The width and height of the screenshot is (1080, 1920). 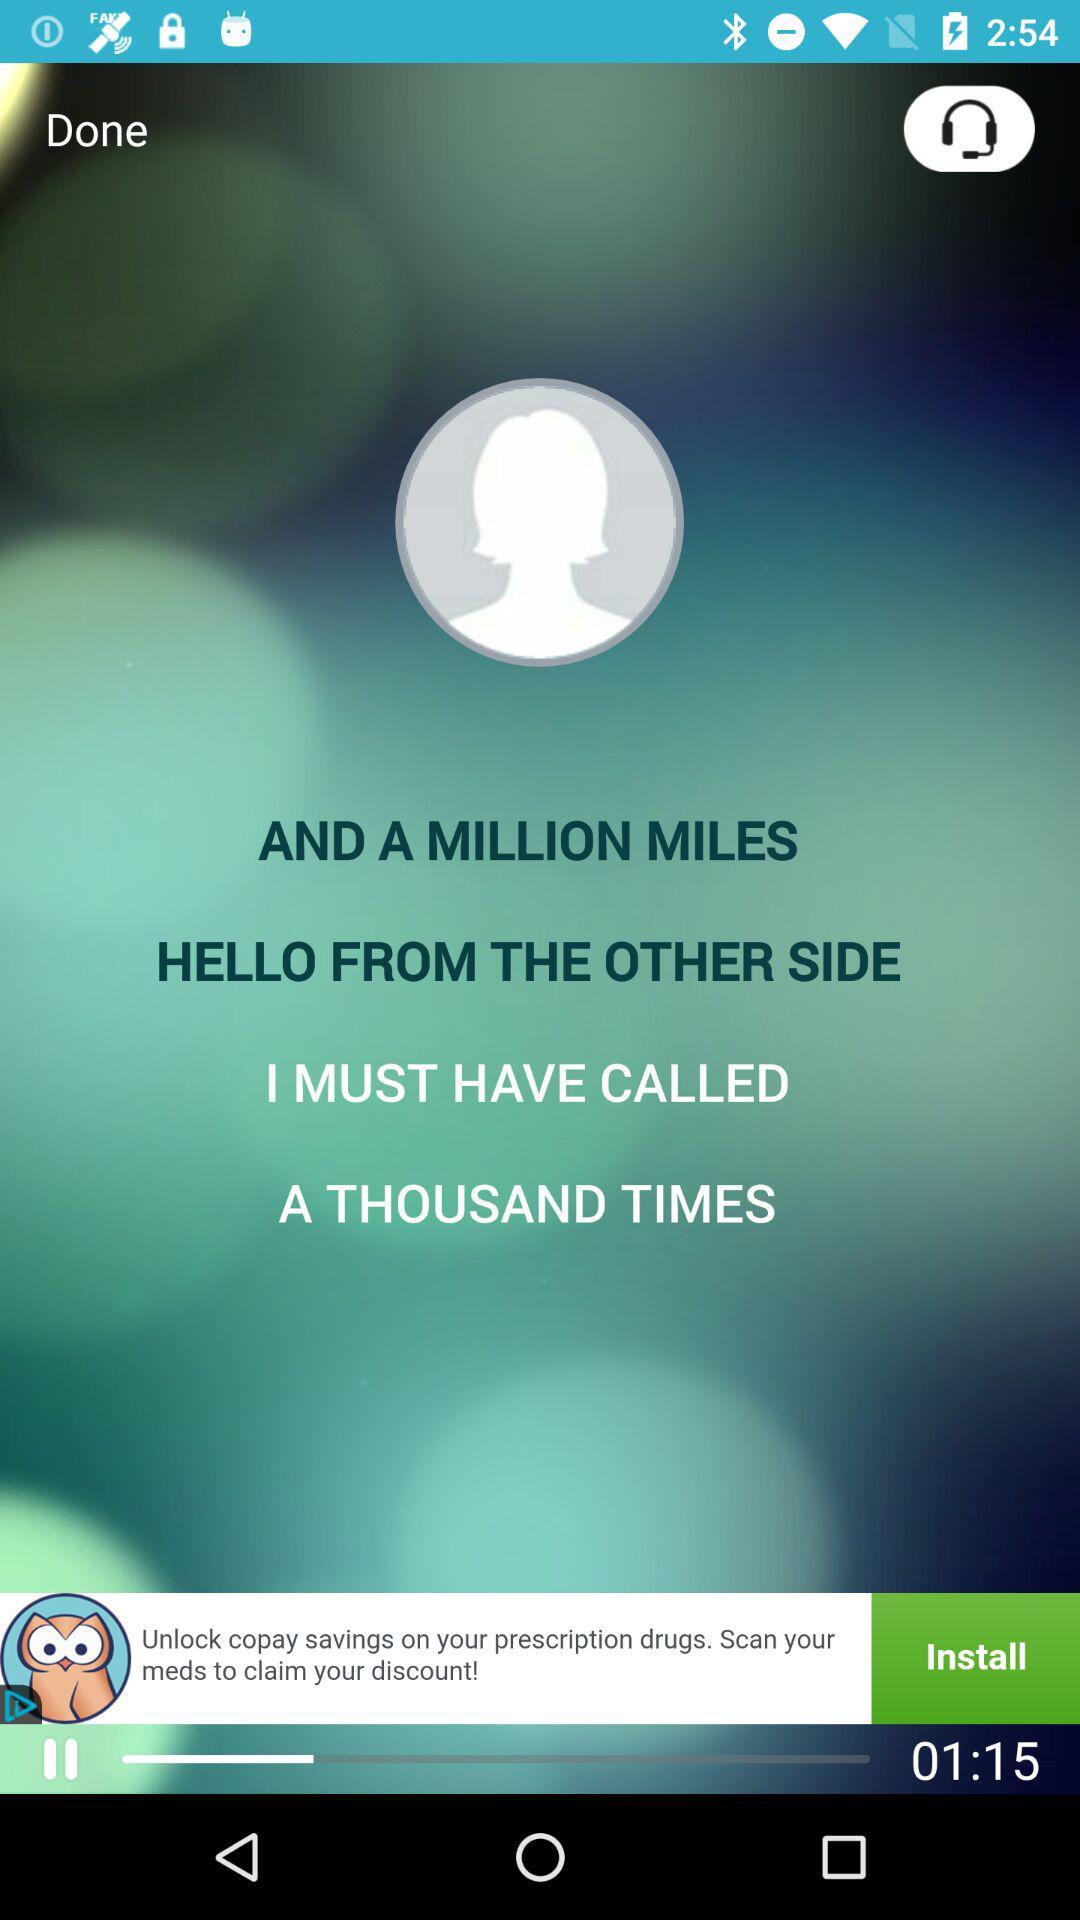 I want to click on the item at the bottom left corner, so click(x=60, y=1758).